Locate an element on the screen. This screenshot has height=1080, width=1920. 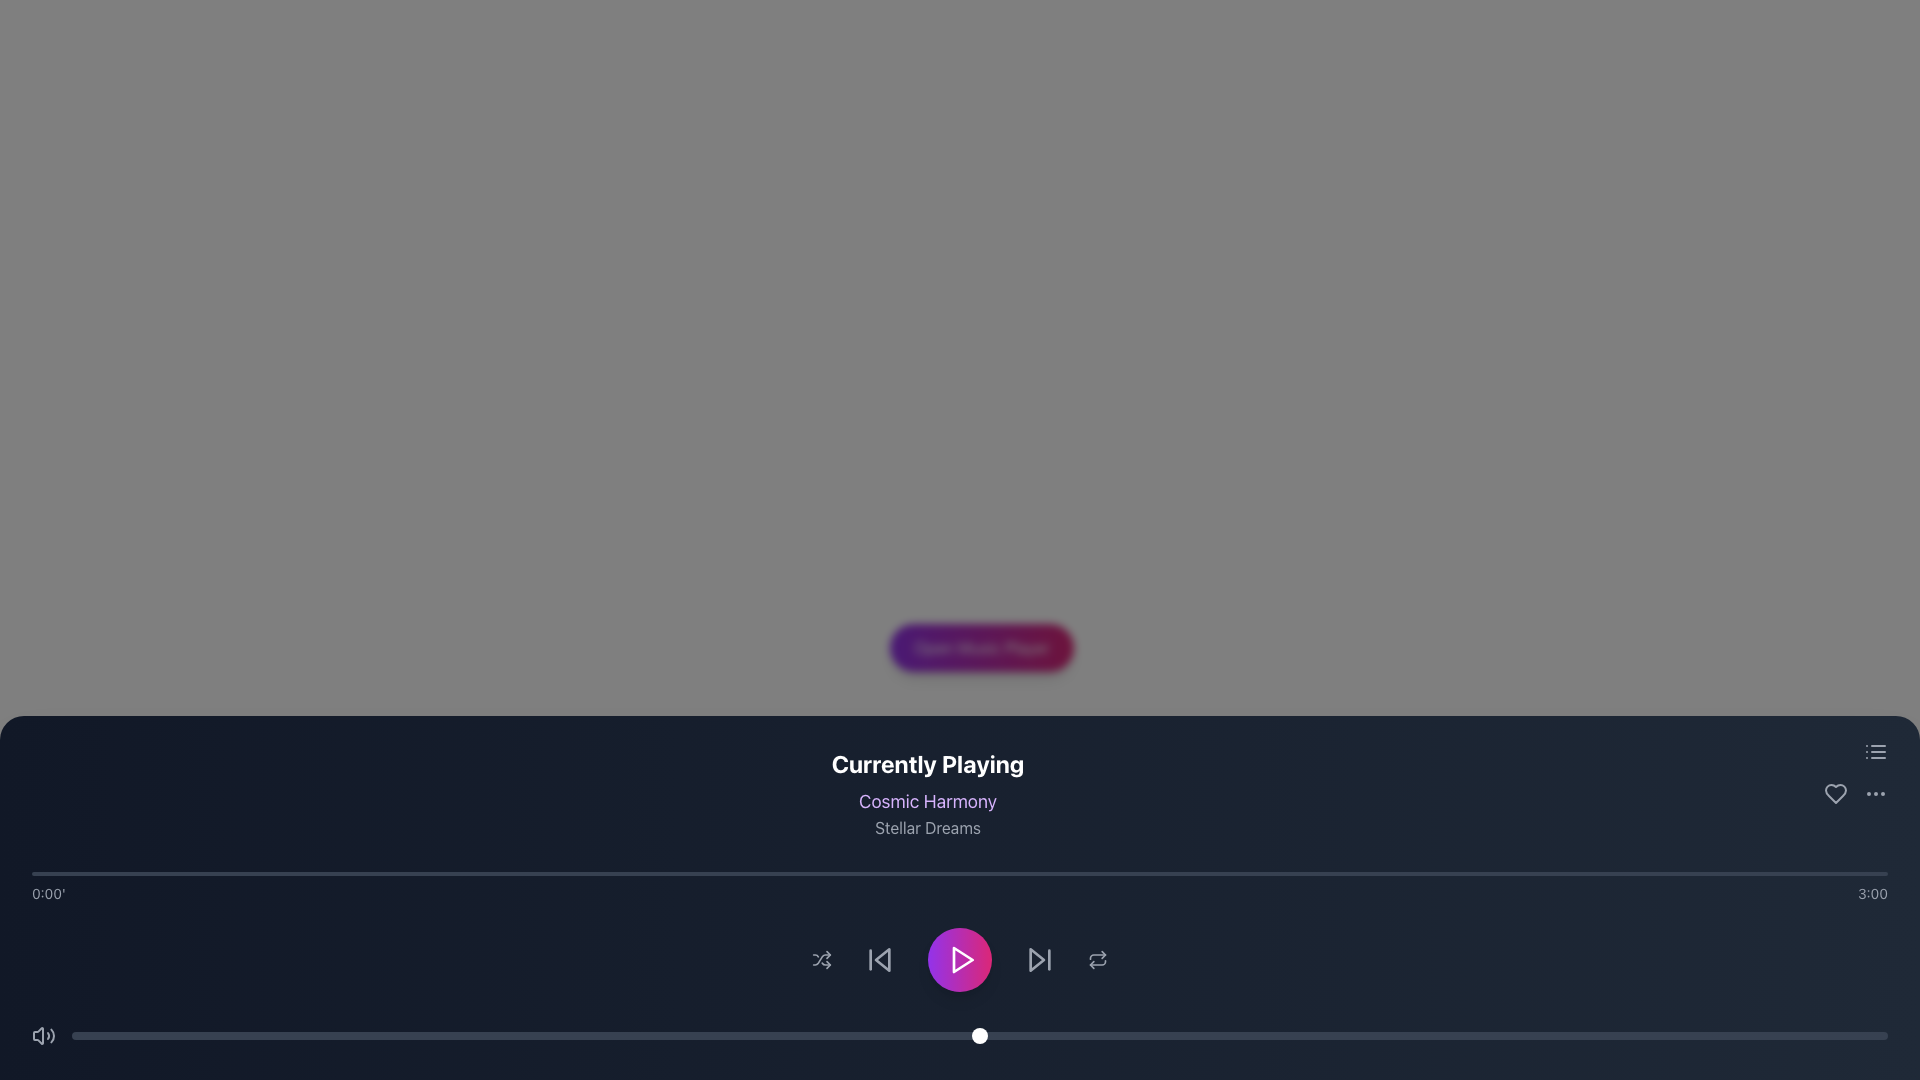
the 'like' or 'favorite' icon button located at the top-right corner of the music player interface to mark the content as preferred is located at coordinates (1836, 793).